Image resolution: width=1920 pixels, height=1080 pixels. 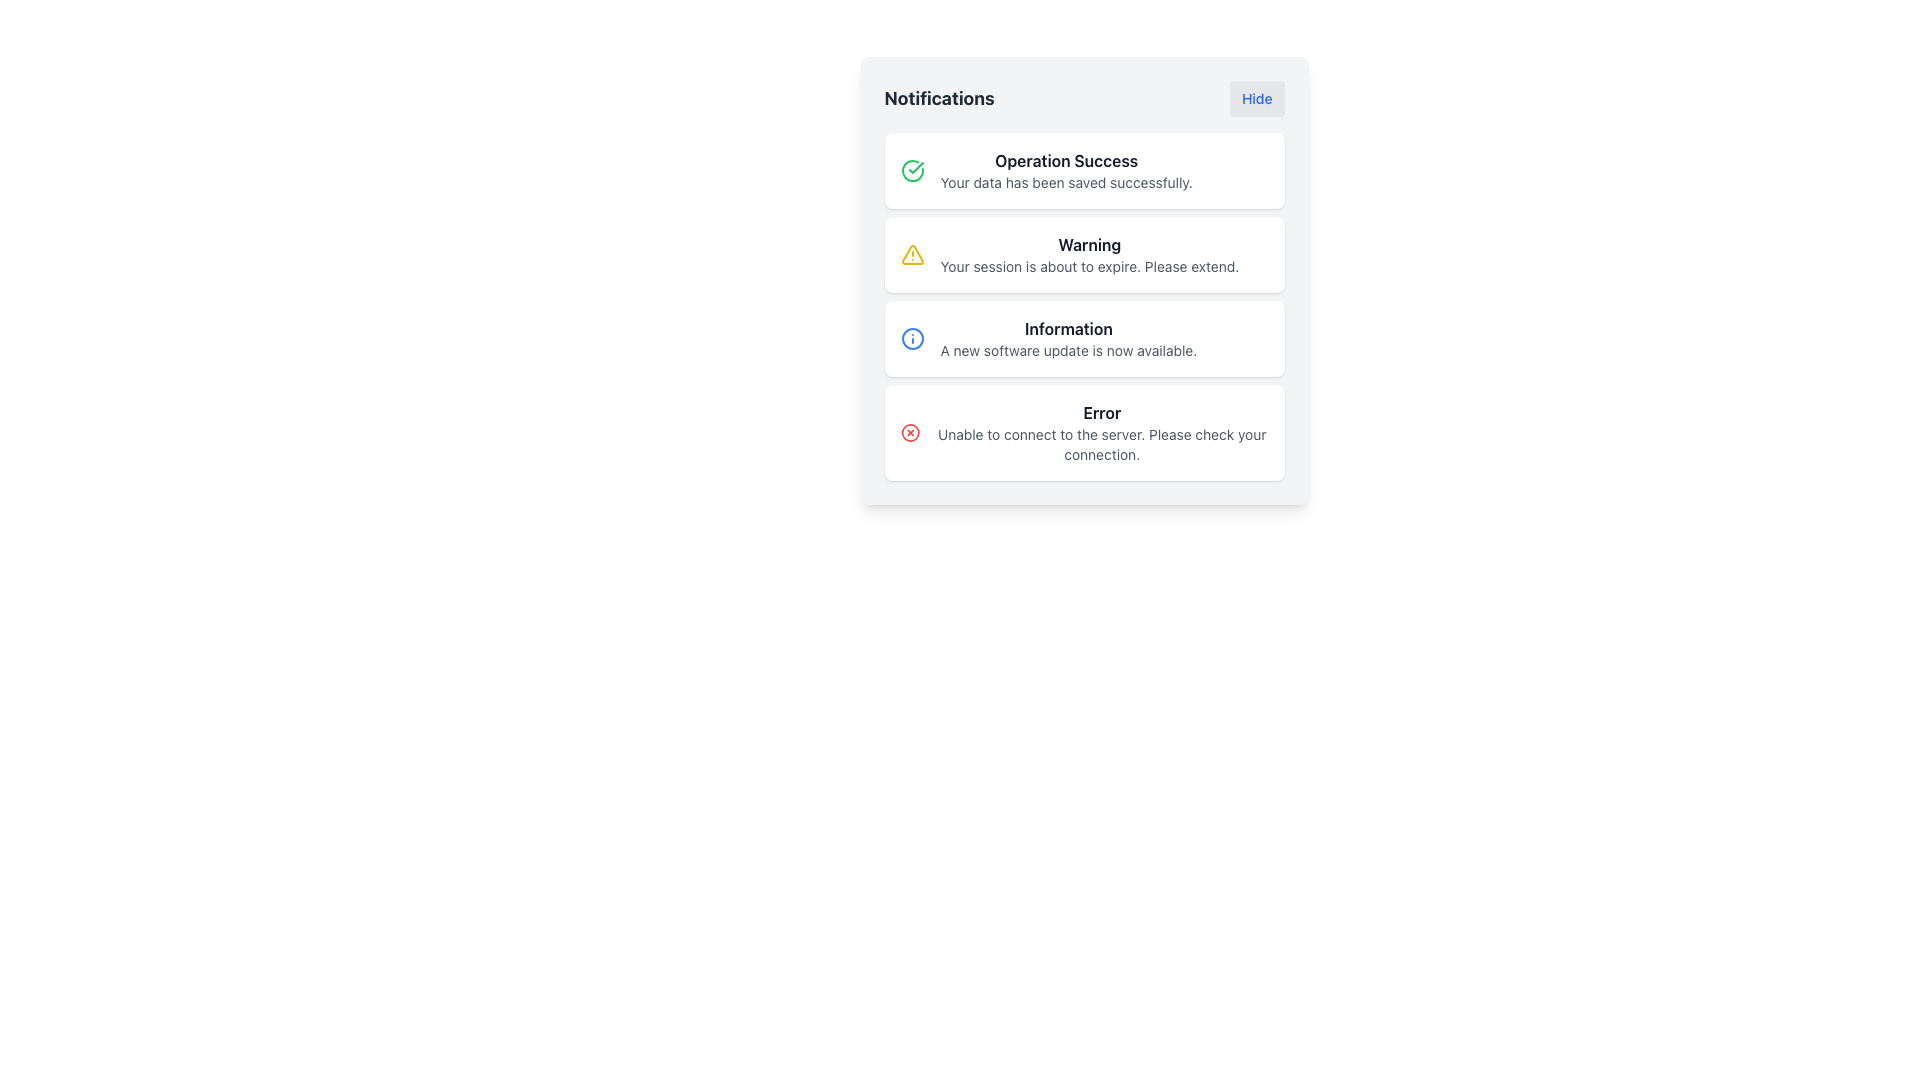 I want to click on the warning icon representing the session expiration notification, which is located in the left part of the 'Warning' notification block, adjacent to the text 'Your session is about to expire. Please extend.', so click(x=911, y=253).